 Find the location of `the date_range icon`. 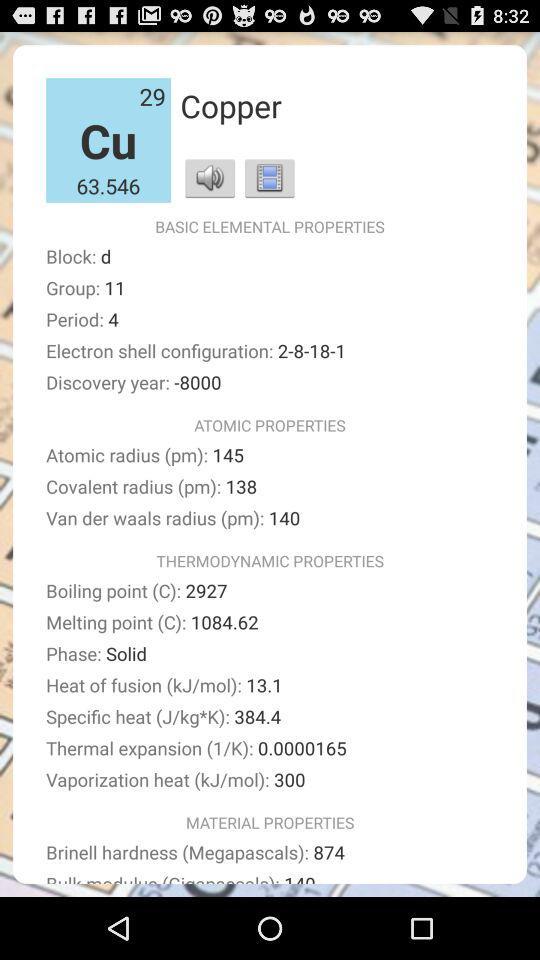

the date_range icon is located at coordinates (269, 190).